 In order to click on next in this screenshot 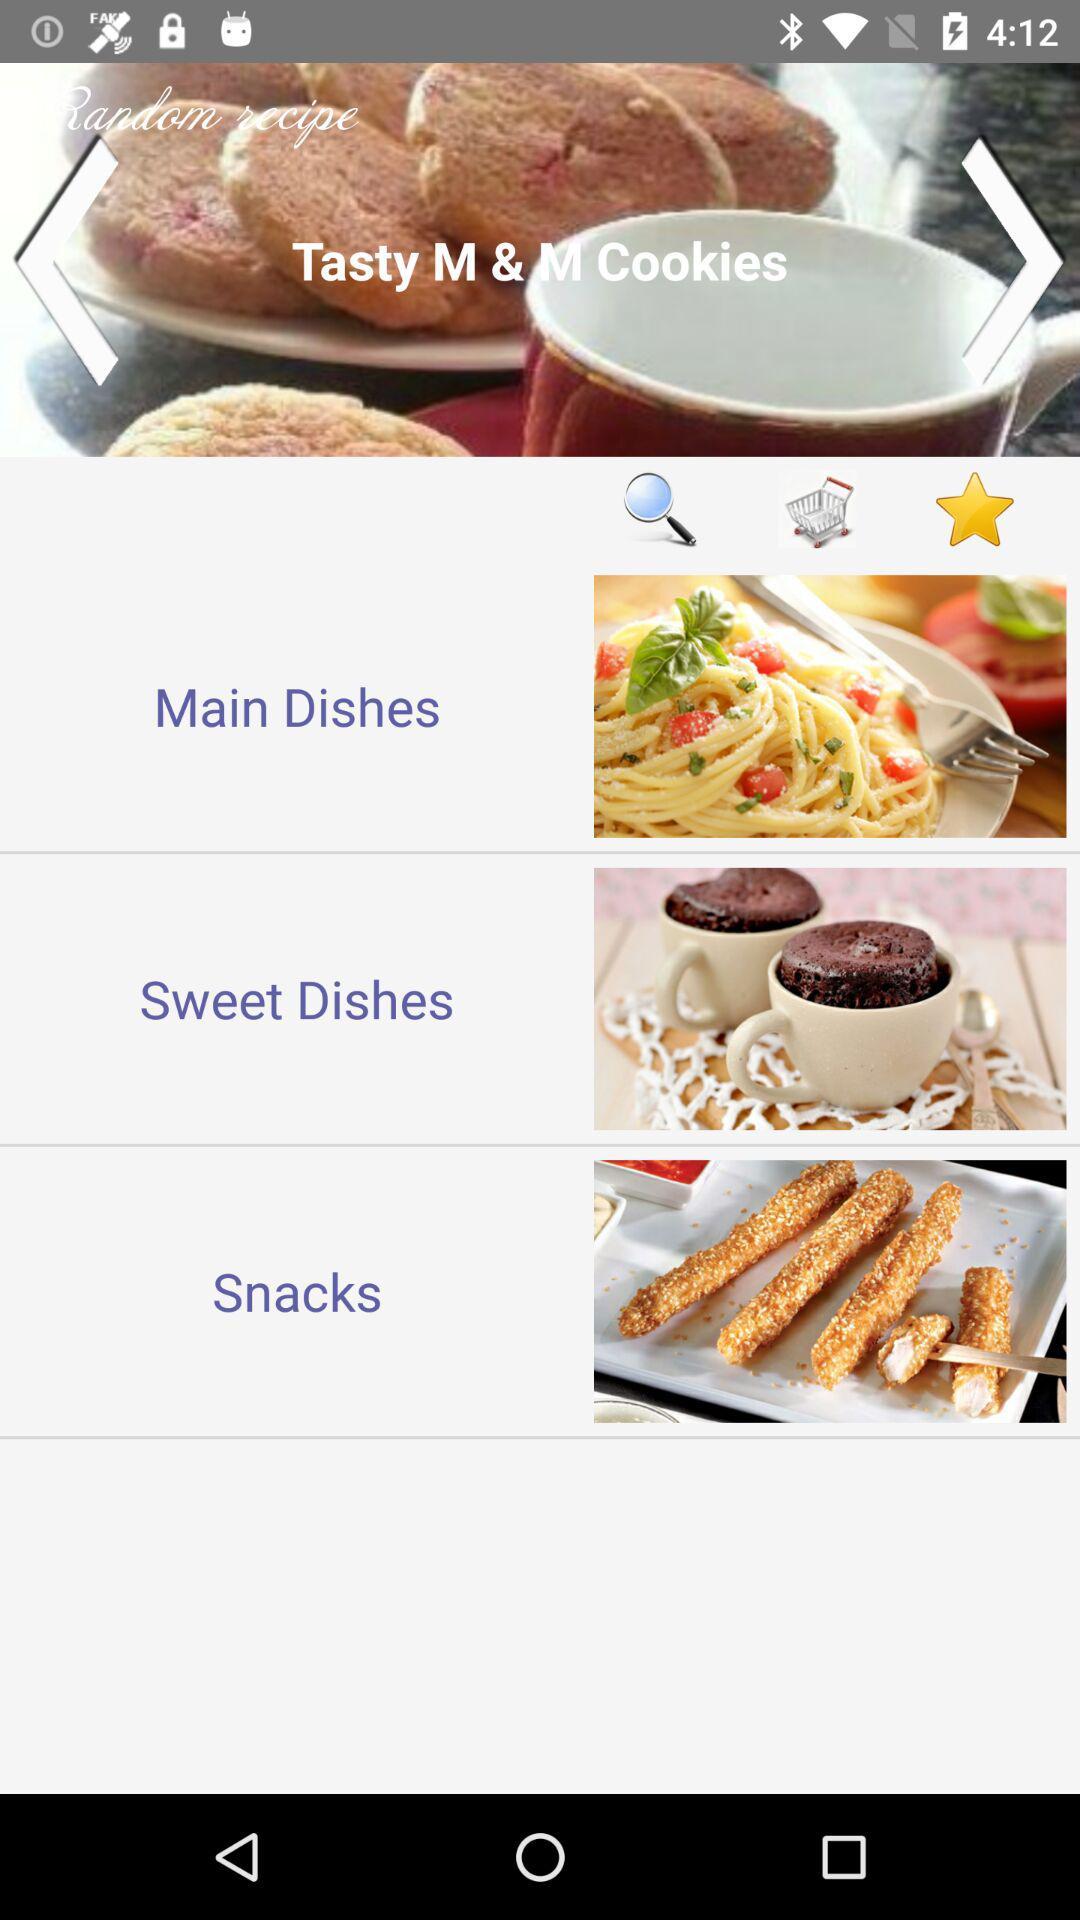, I will do `click(1014, 258)`.